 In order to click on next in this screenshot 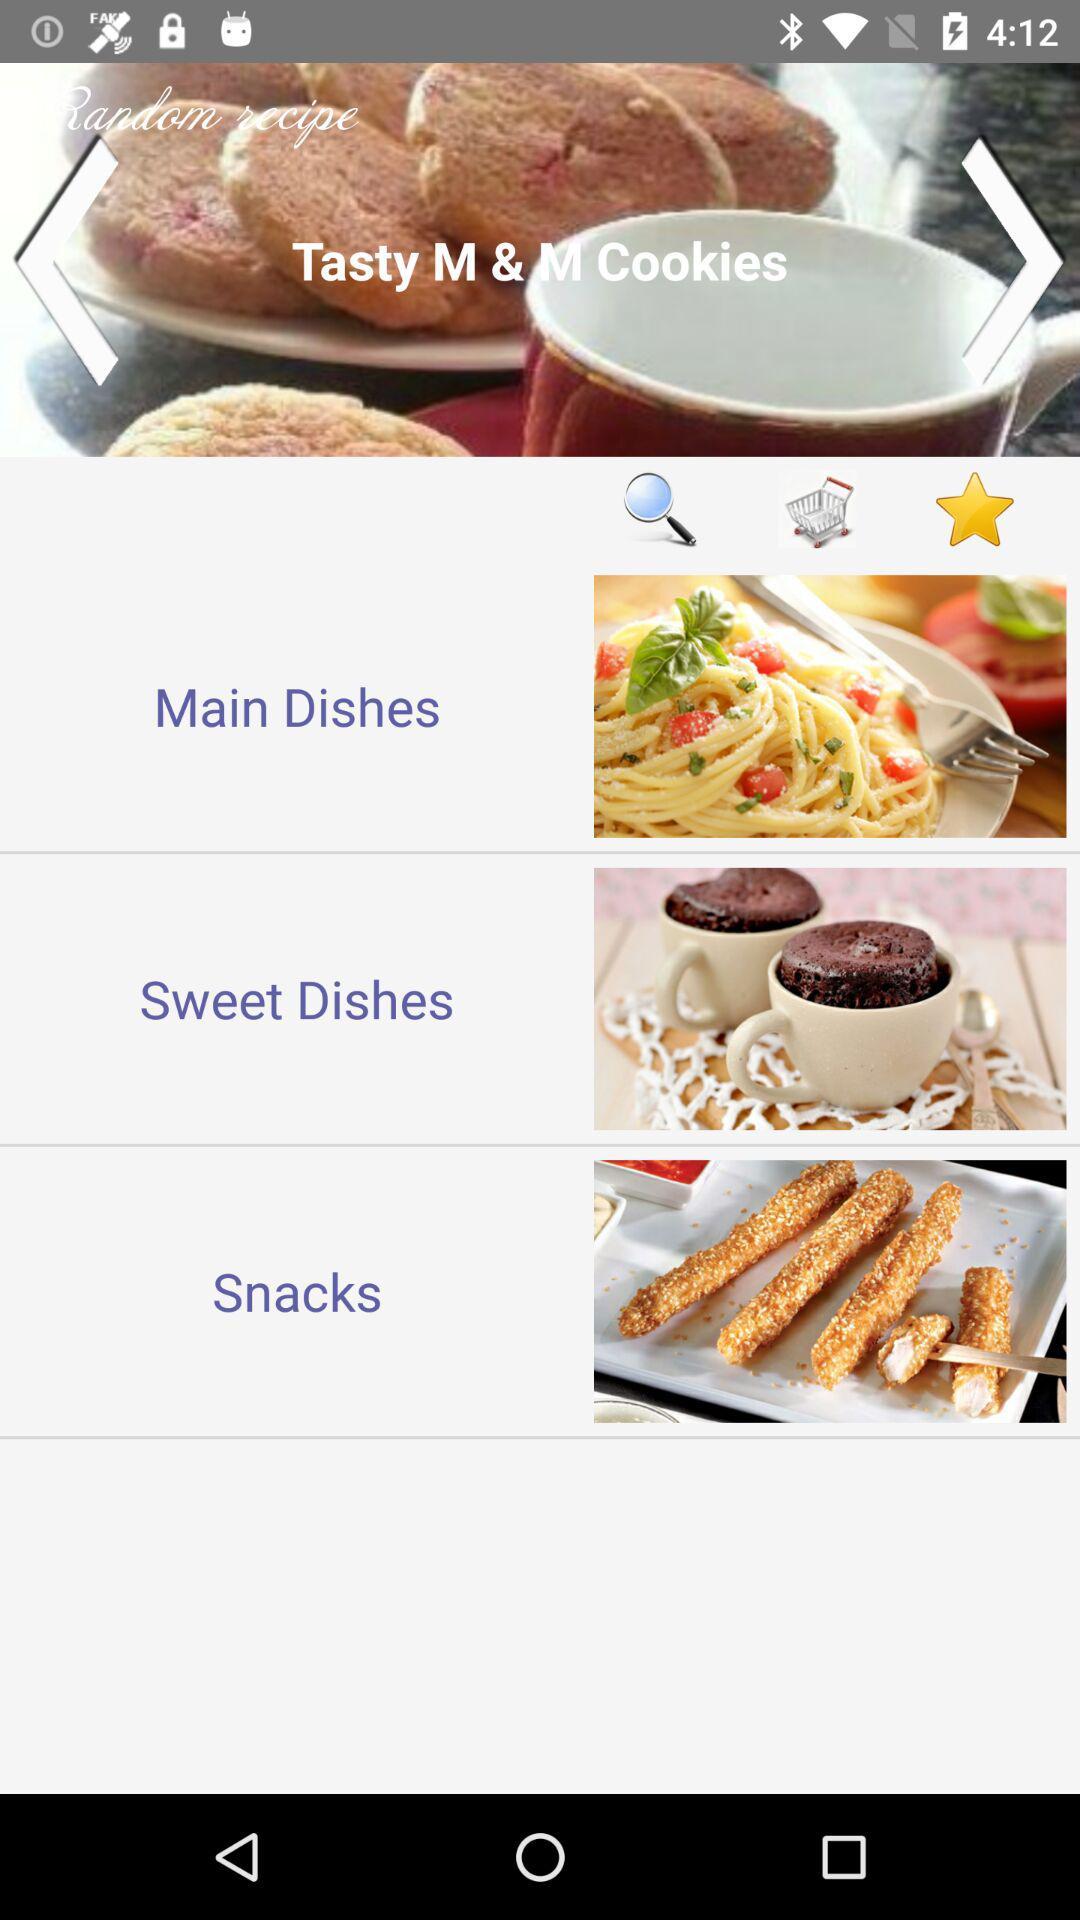, I will do `click(1014, 258)`.